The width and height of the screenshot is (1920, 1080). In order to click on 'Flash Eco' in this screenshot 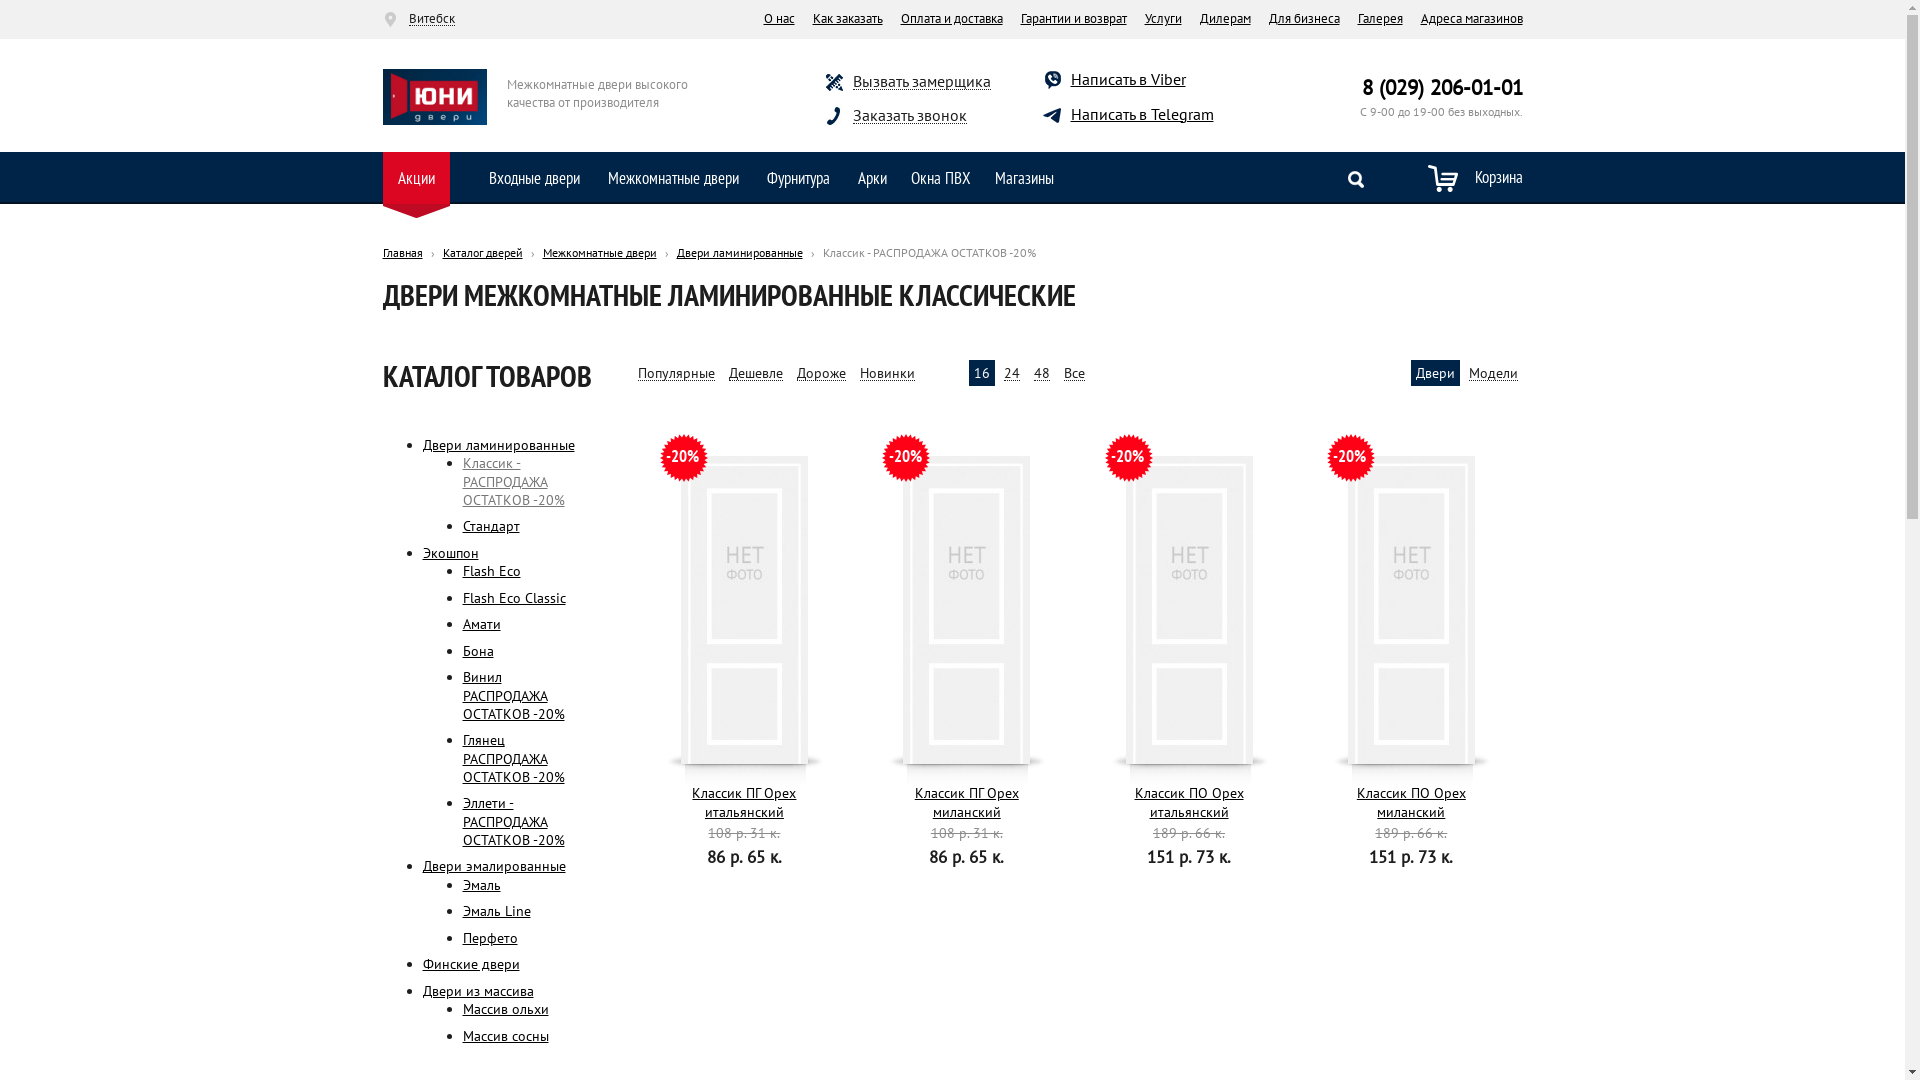, I will do `click(490, 570)`.